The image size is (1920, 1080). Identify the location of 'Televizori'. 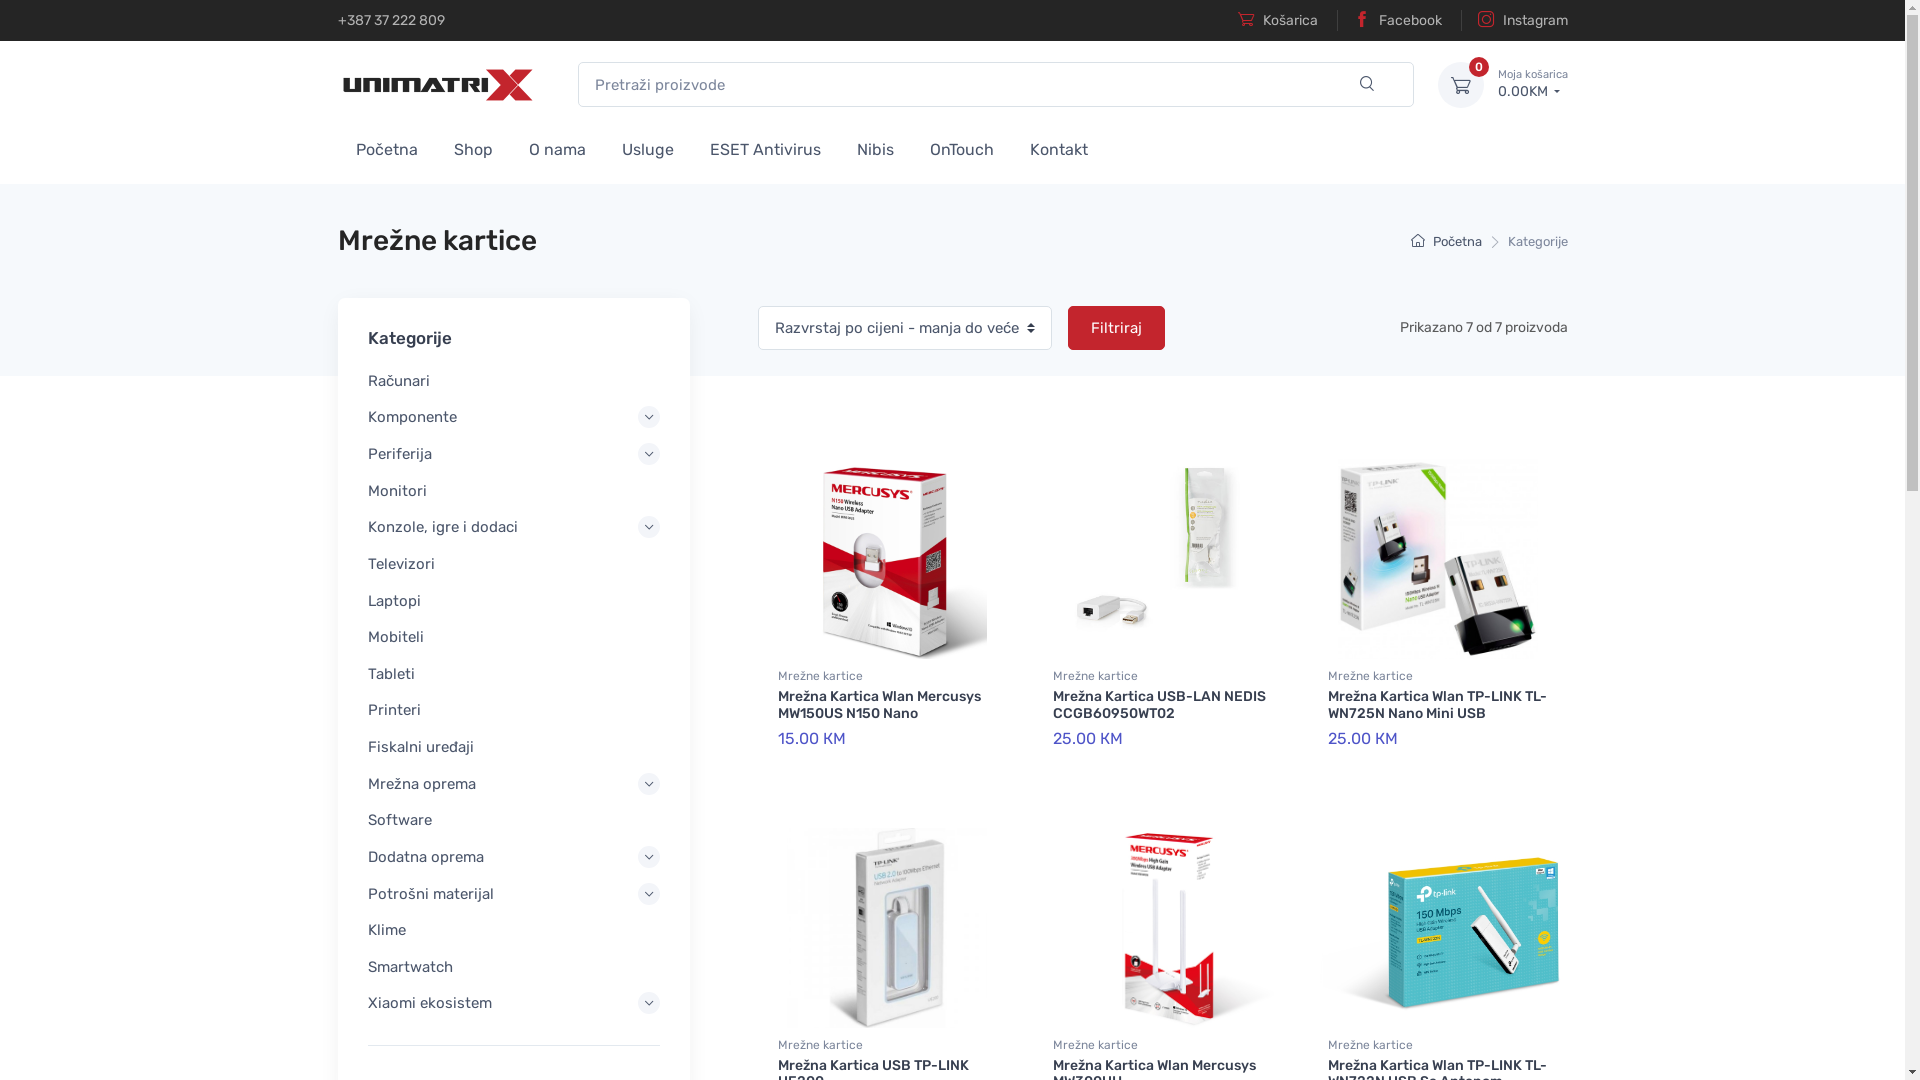
(513, 563).